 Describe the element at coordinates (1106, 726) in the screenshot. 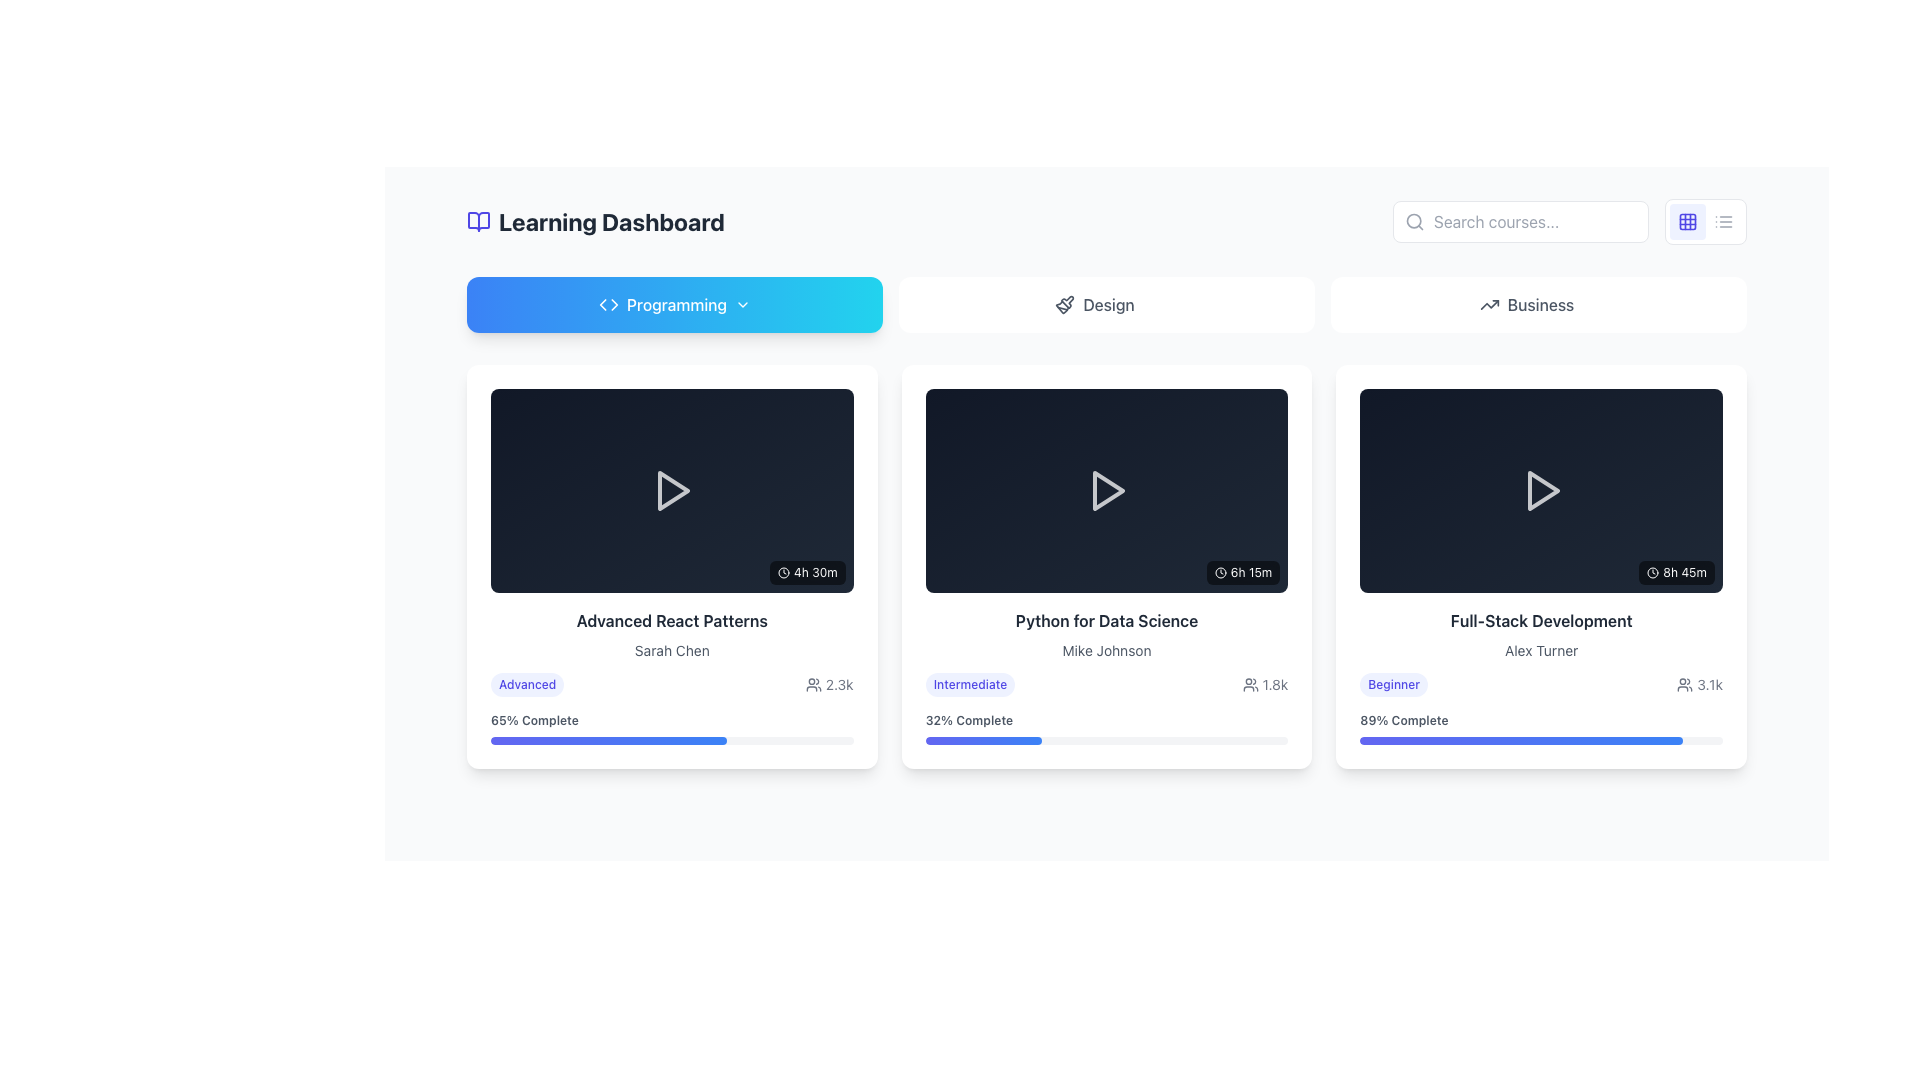

I see `the progress bar located at the bottom of the 'Python for Data Science' card, which visually indicates the completion status of the course module` at that location.